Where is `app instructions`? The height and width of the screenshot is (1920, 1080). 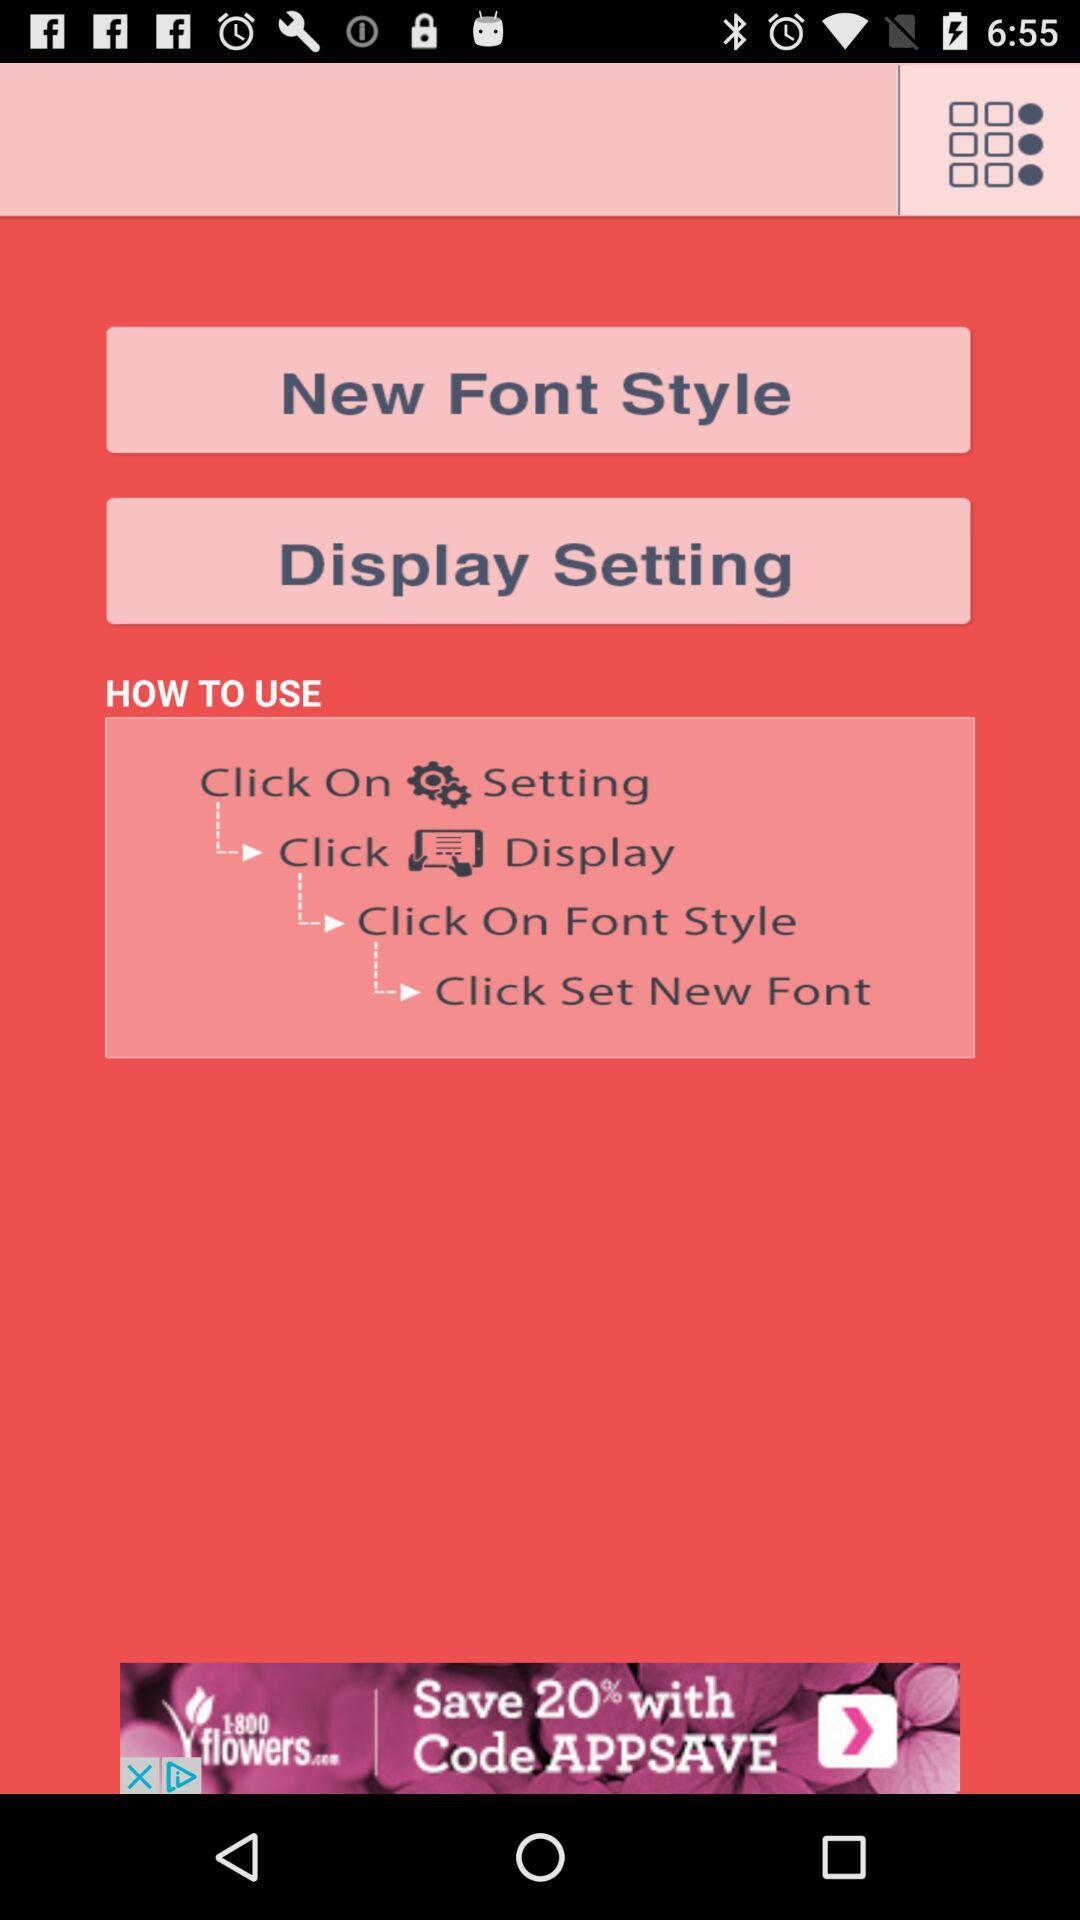
app instructions is located at coordinates (540, 886).